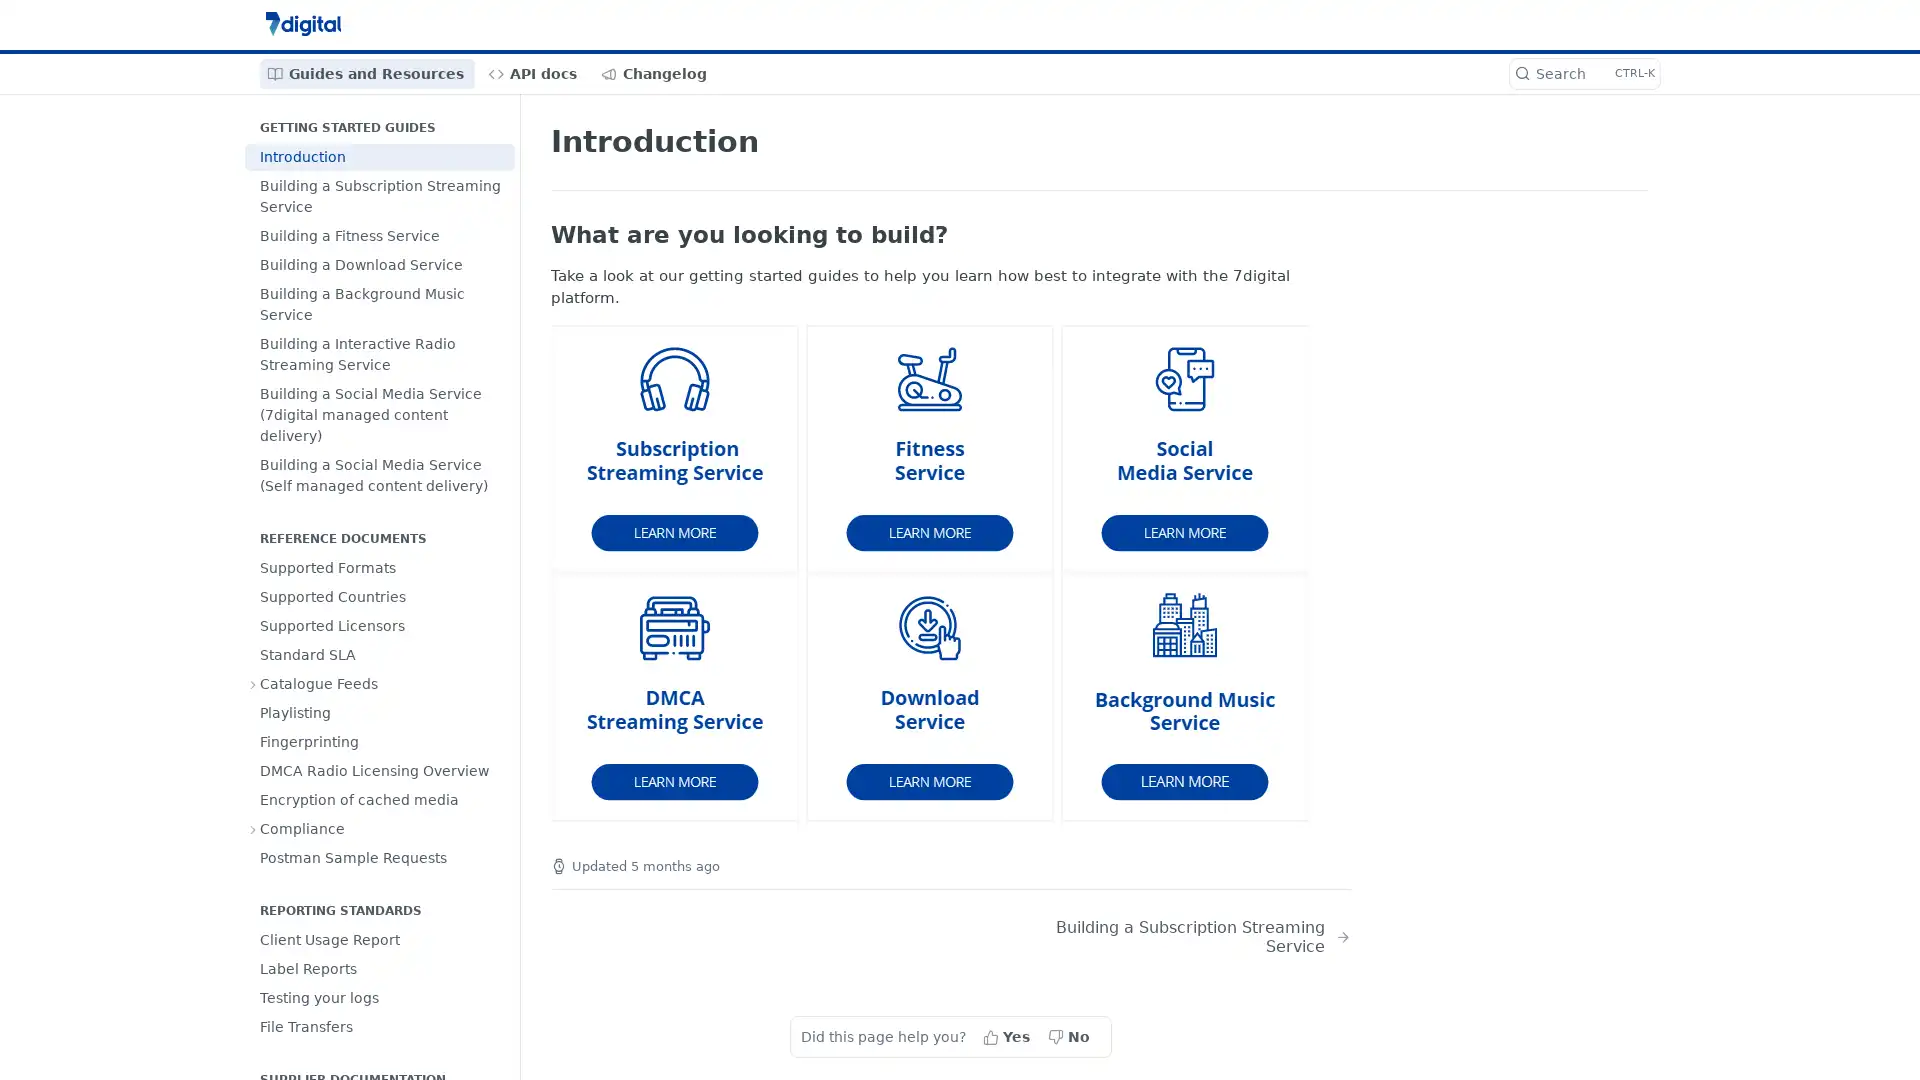  What do you see at coordinates (676, 446) in the screenshot?
I see `homepage` at bounding box center [676, 446].